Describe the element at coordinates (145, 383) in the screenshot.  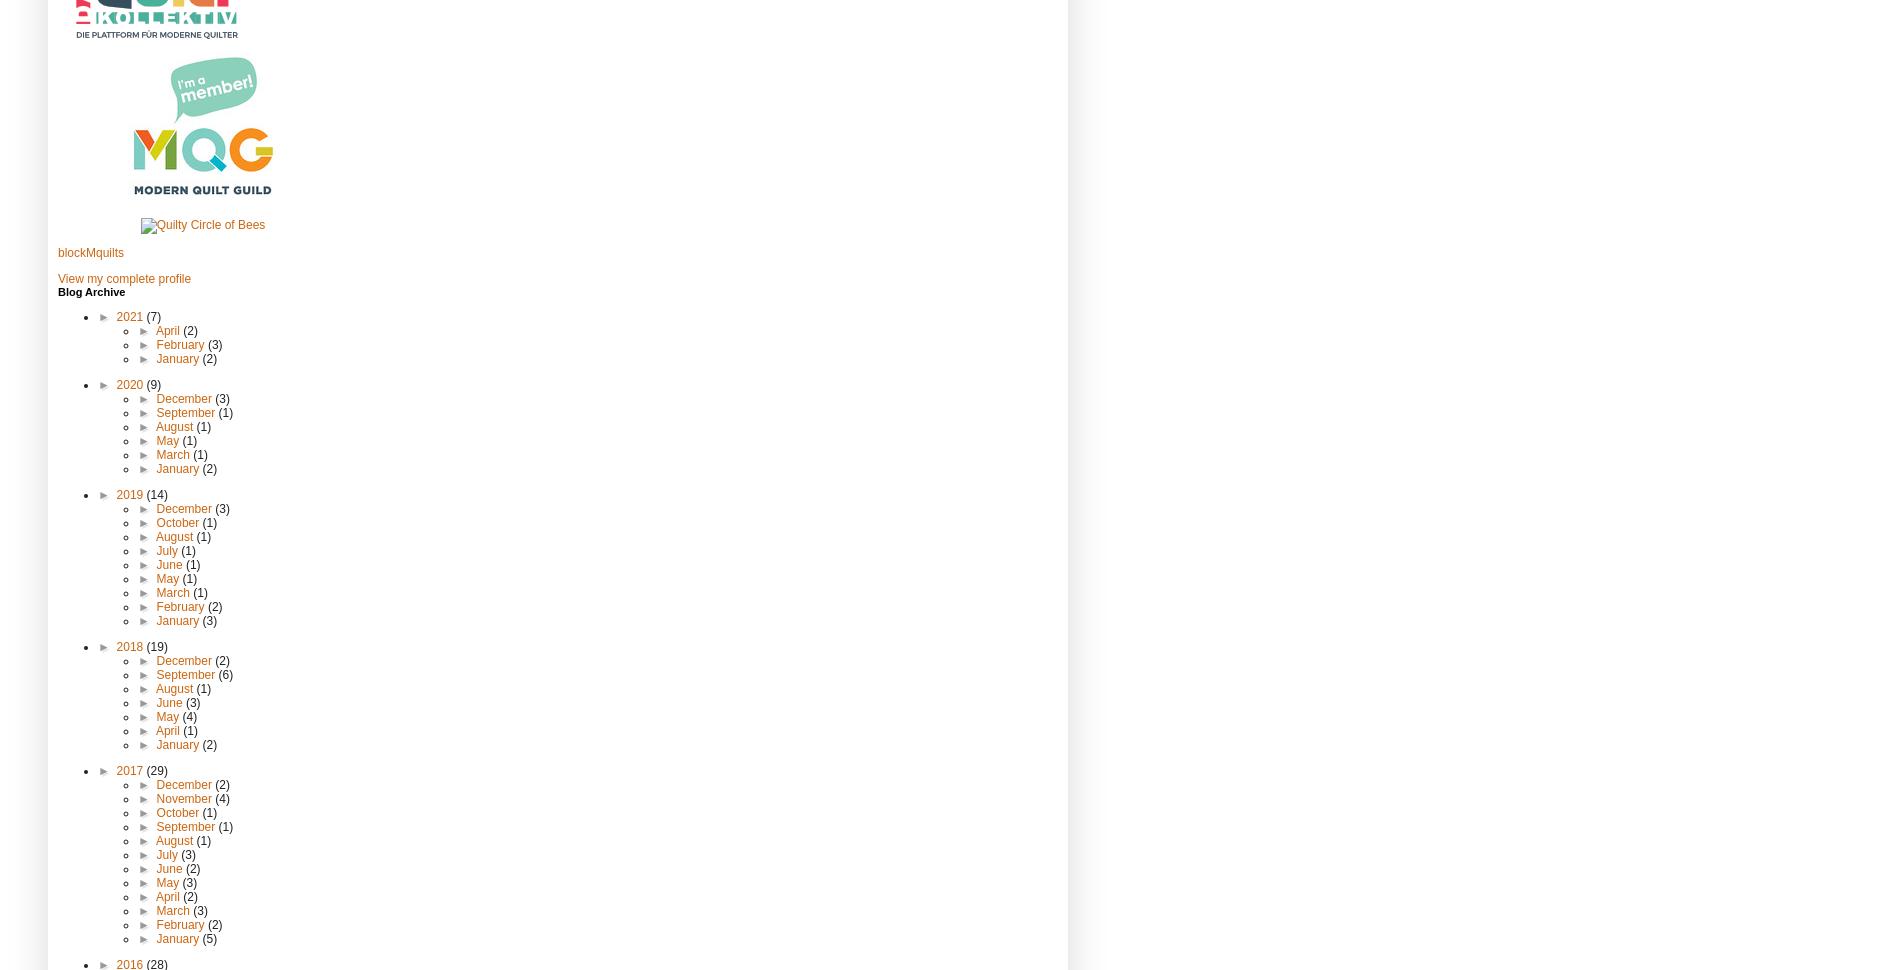
I see `'(9)'` at that location.